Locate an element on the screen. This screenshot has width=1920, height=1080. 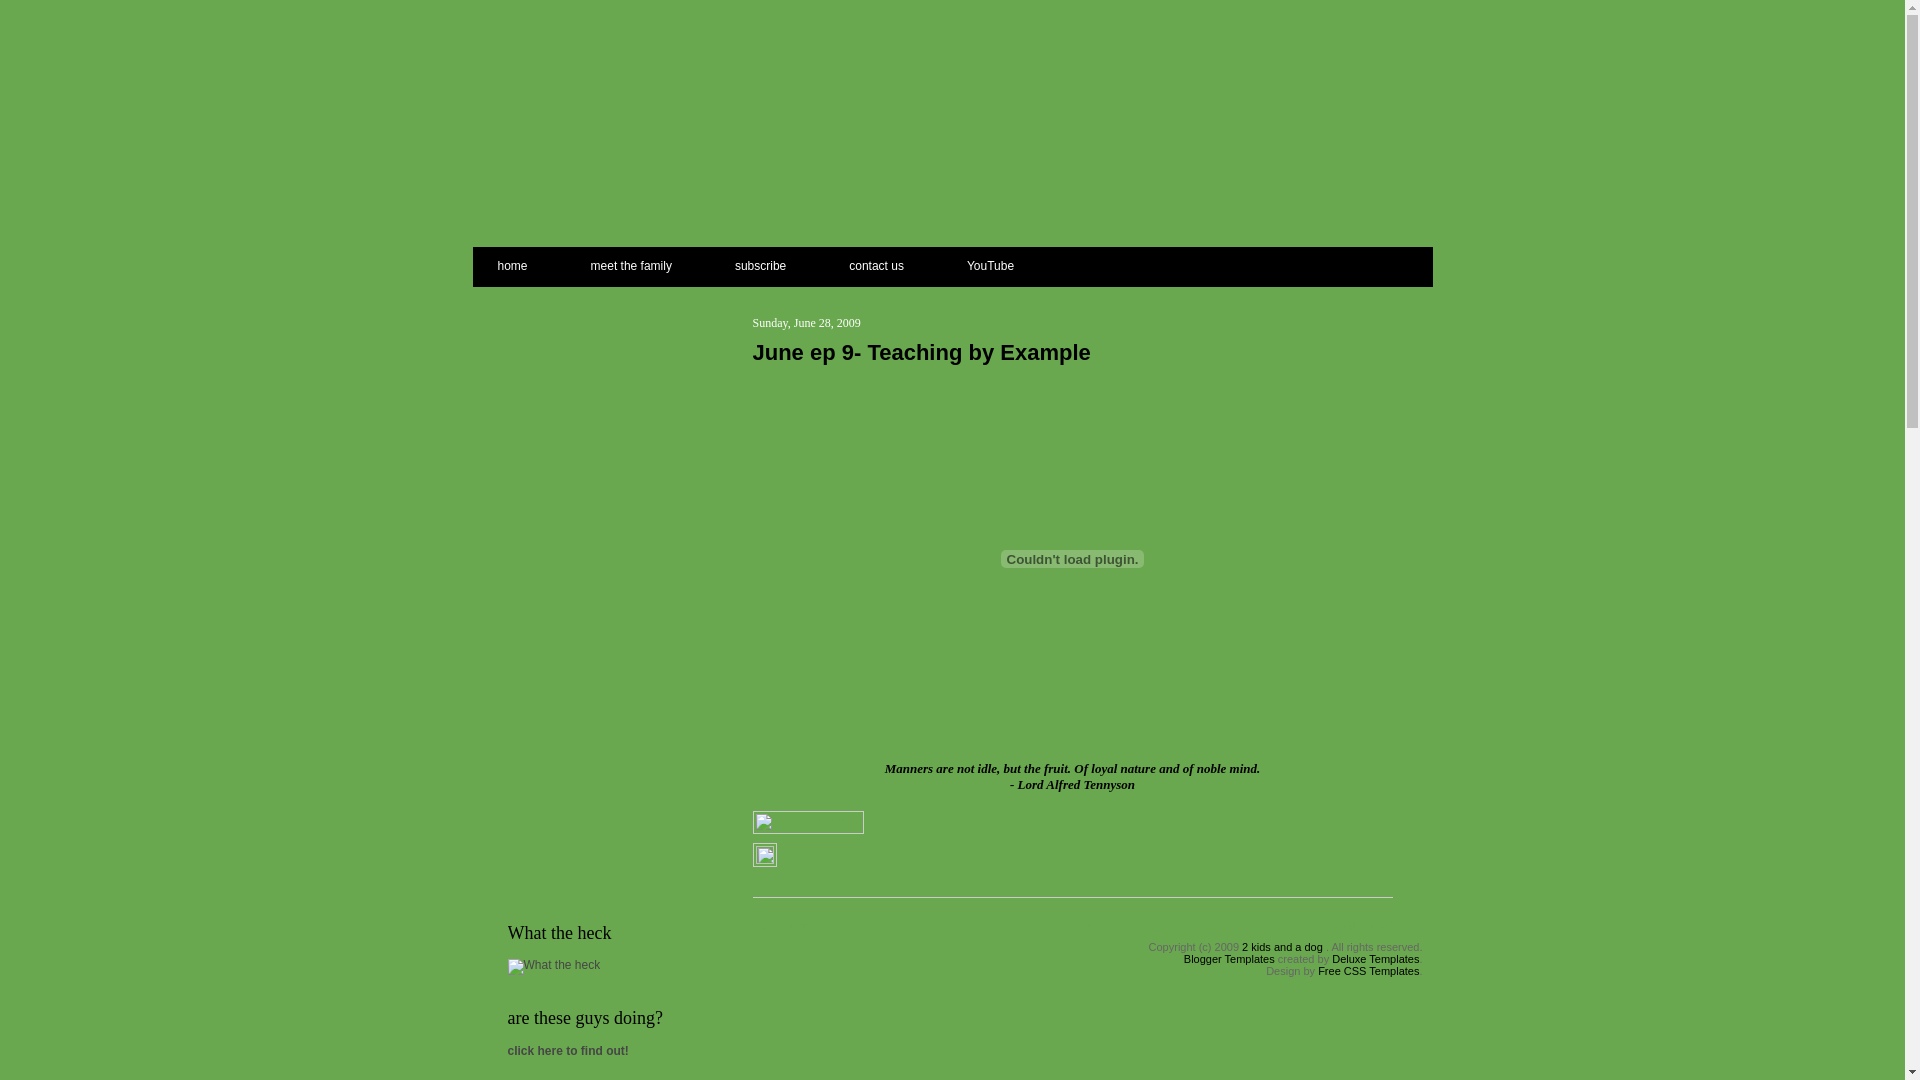
'meet the family' is located at coordinates (630, 261).